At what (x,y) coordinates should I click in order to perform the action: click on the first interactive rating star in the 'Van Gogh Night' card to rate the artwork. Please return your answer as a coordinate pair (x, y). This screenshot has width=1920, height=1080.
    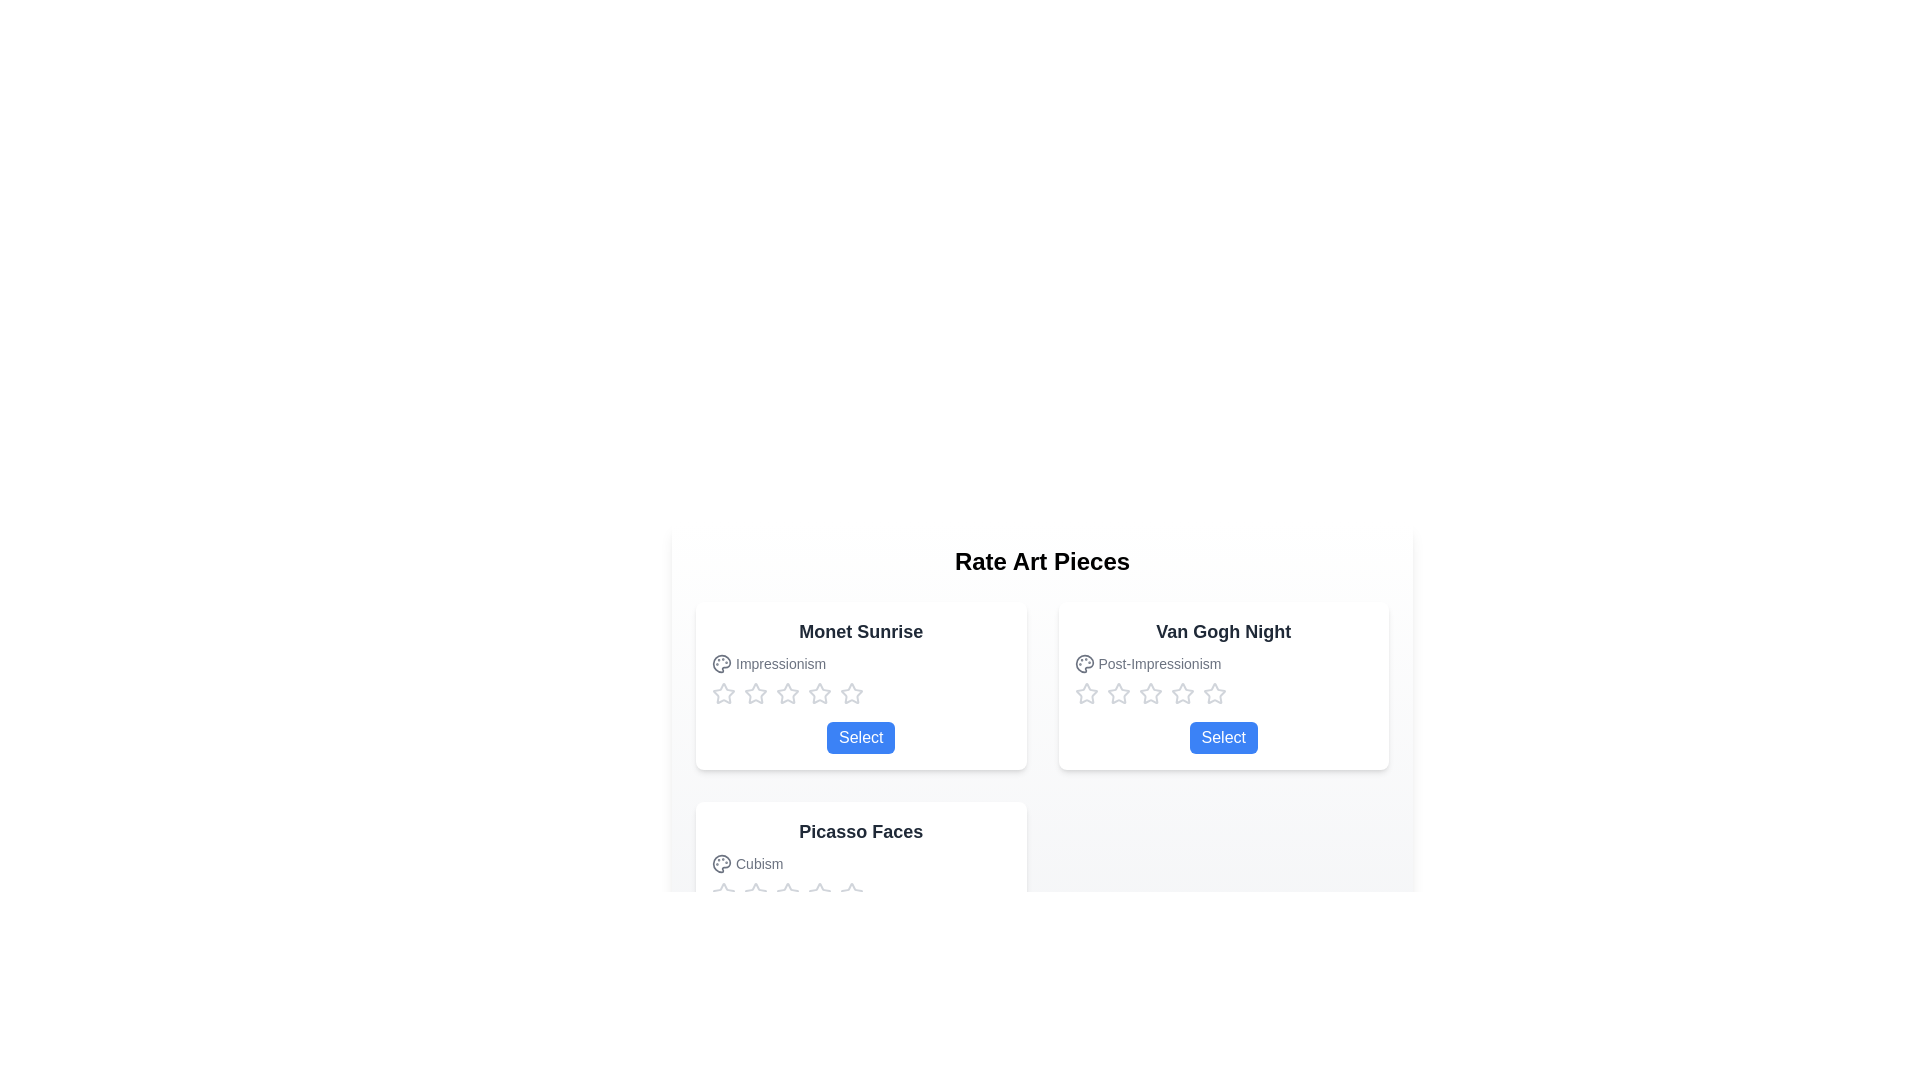
    Looking at the image, I should click on (1085, 693).